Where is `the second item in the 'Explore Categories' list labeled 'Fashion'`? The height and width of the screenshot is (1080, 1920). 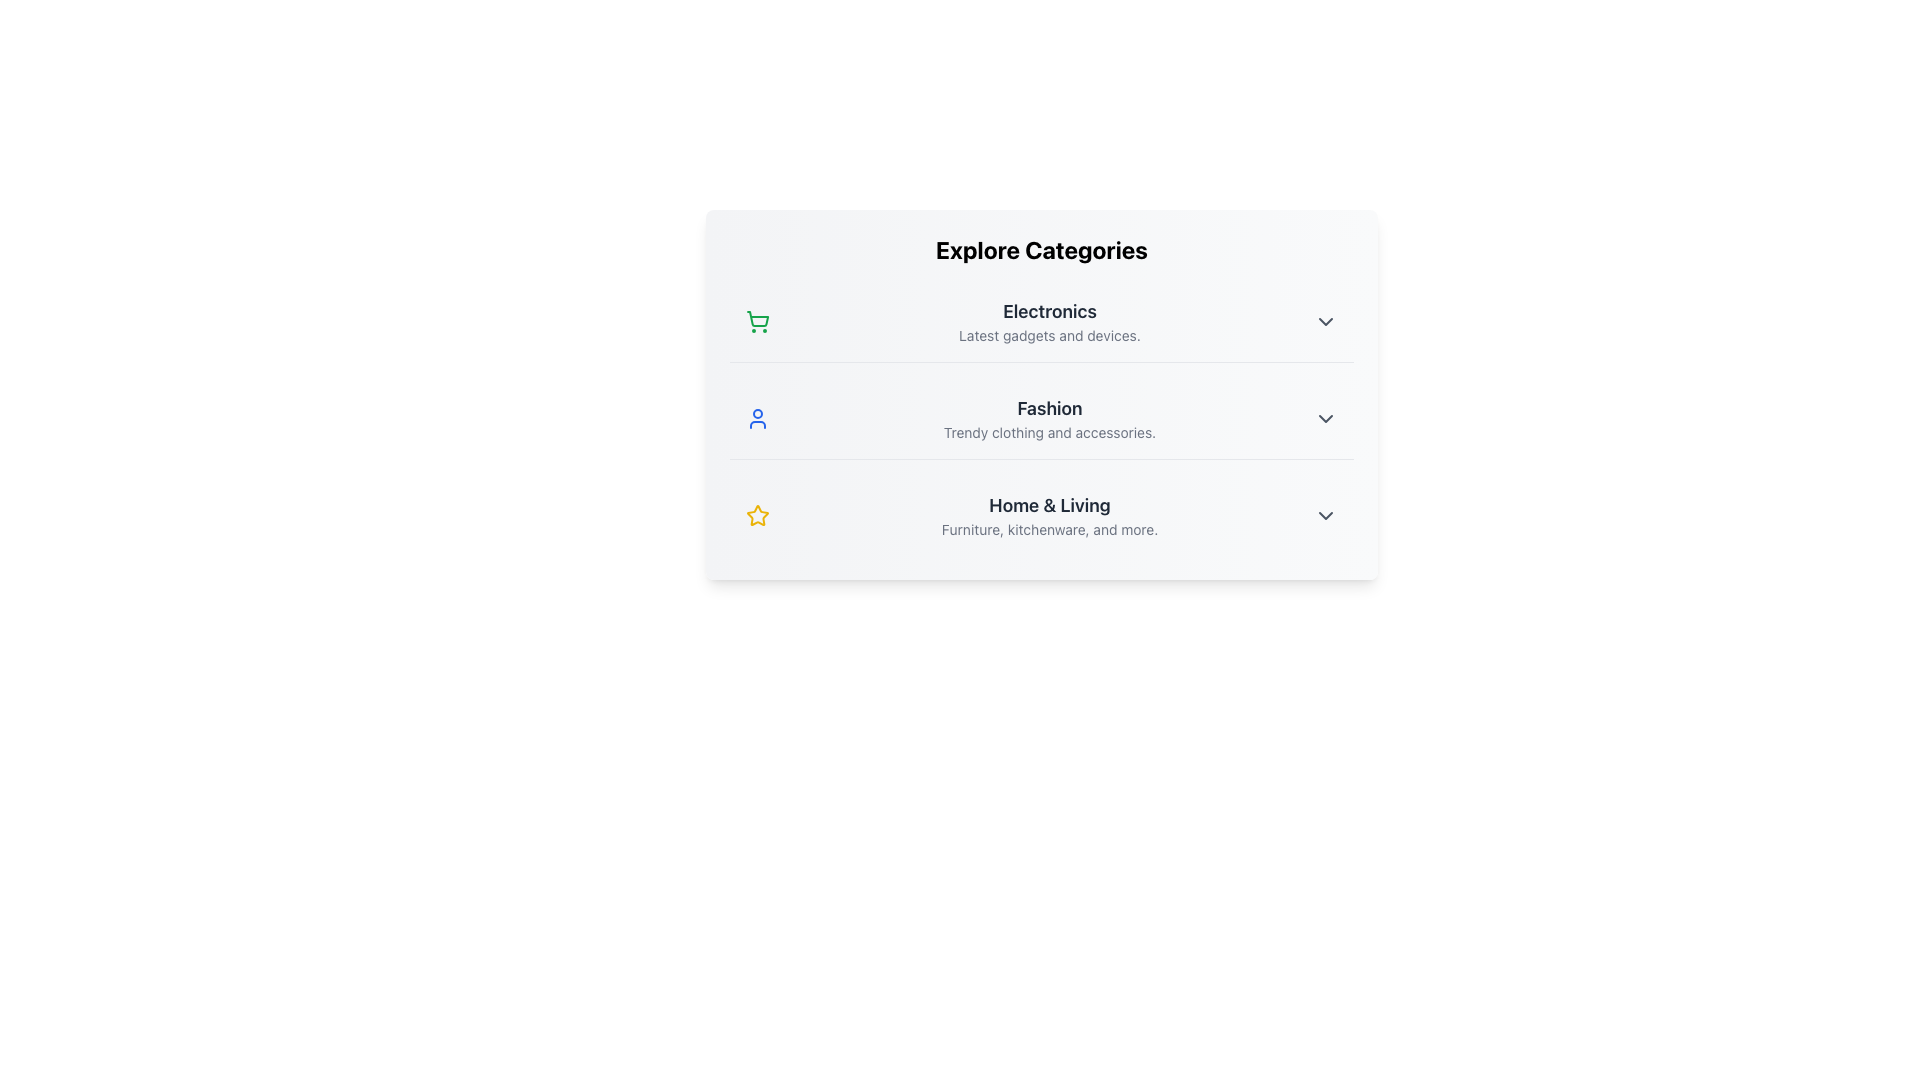
the second item in the 'Explore Categories' list labeled 'Fashion' is located at coordinates (1040, 418).